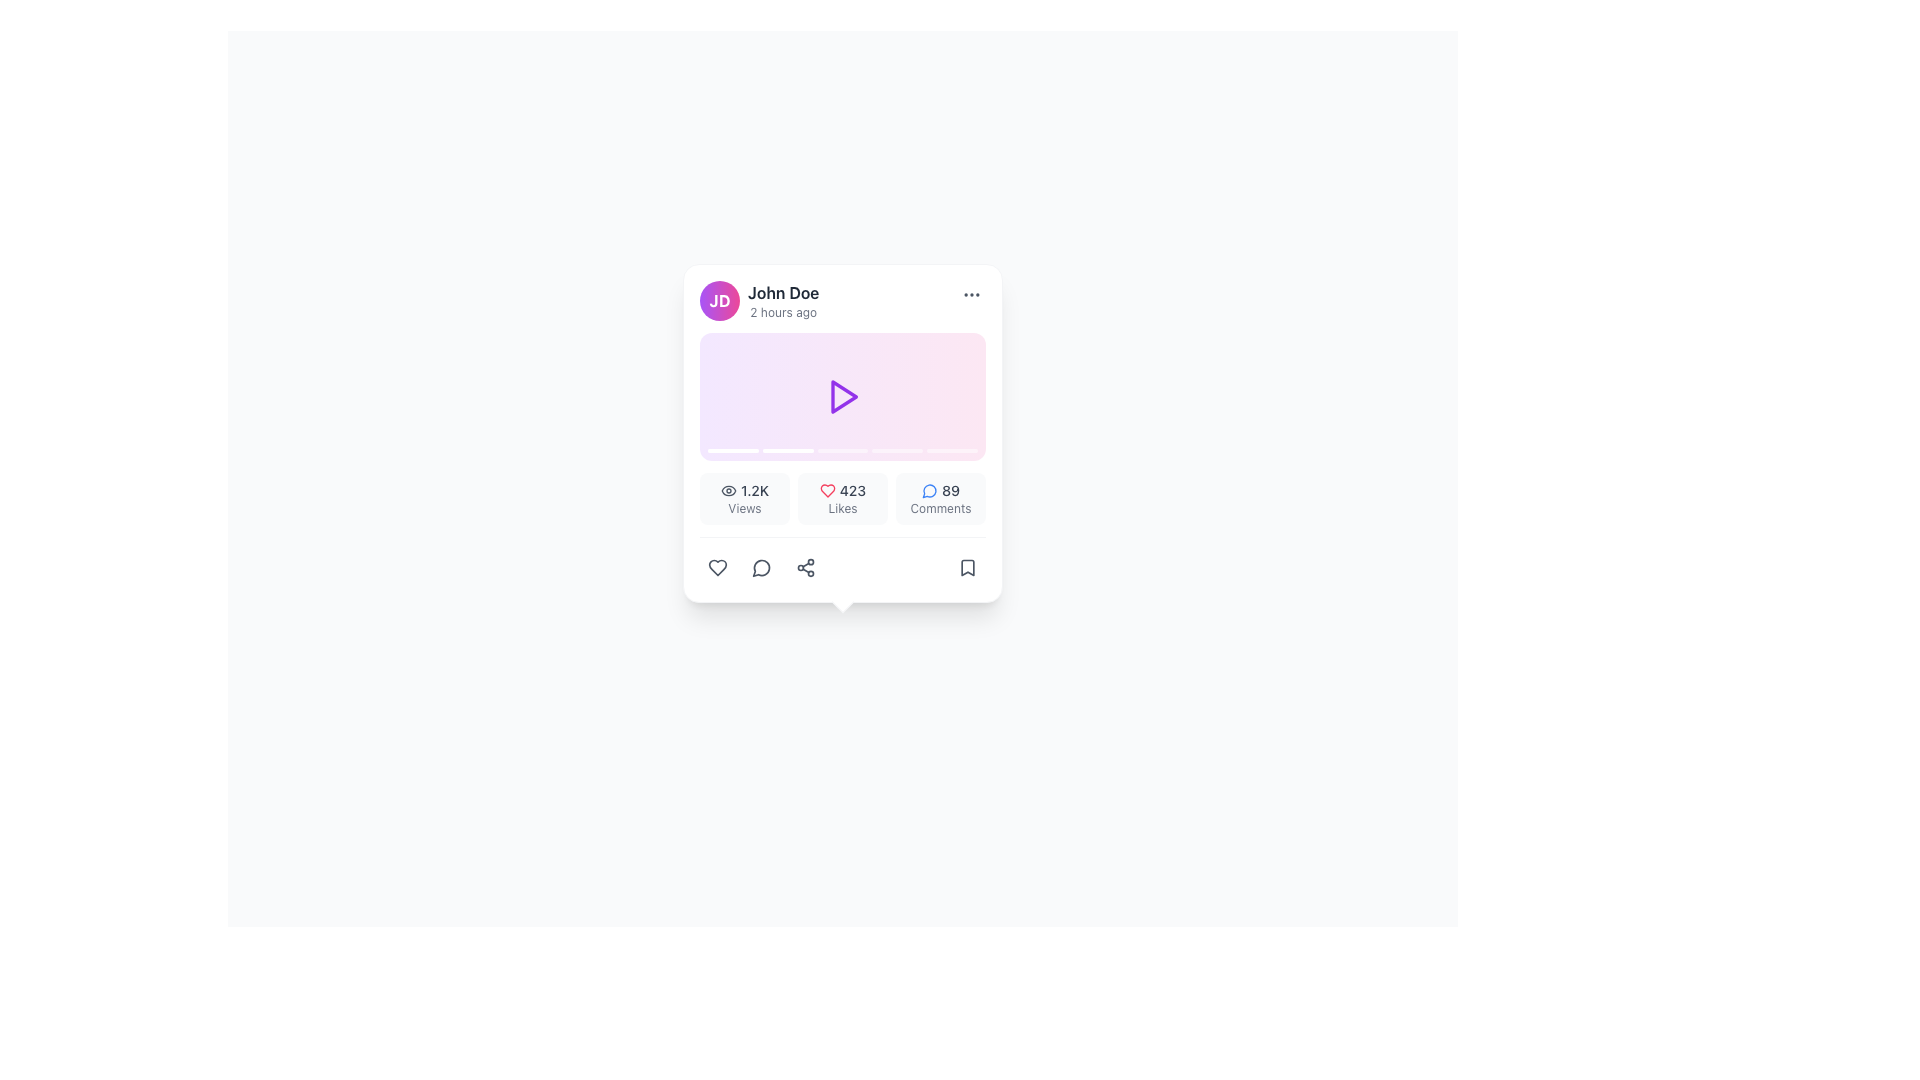 This screenshot has height=1080, width=1920. Describe the element at coordinates (968, 567) in the screenshot. I see `the bookmark icon located at the bottom-right section of the post card UI` at that location.